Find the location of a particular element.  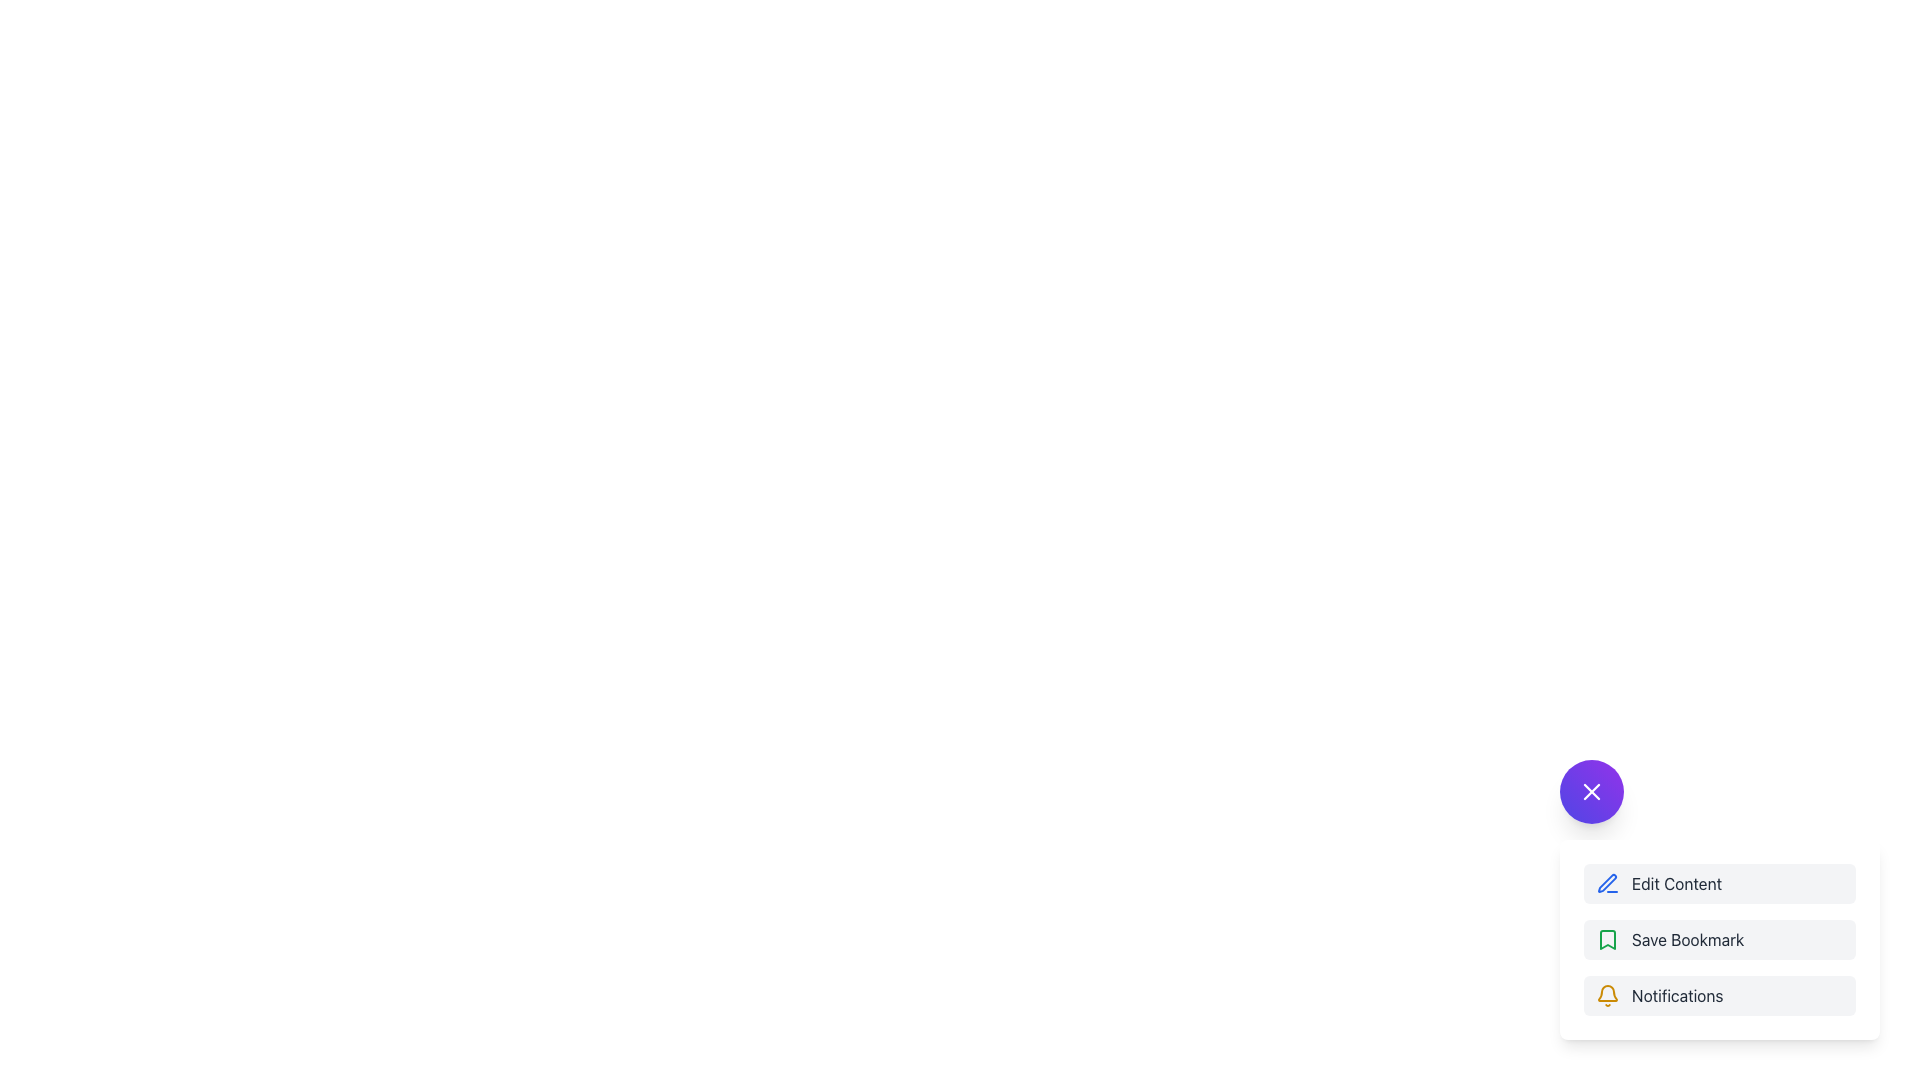

the 'Notifications' text label located in the bottom-right corner of the interface, which serves as a descriptor for the associated menu option is located at coordinates (1677, 995).